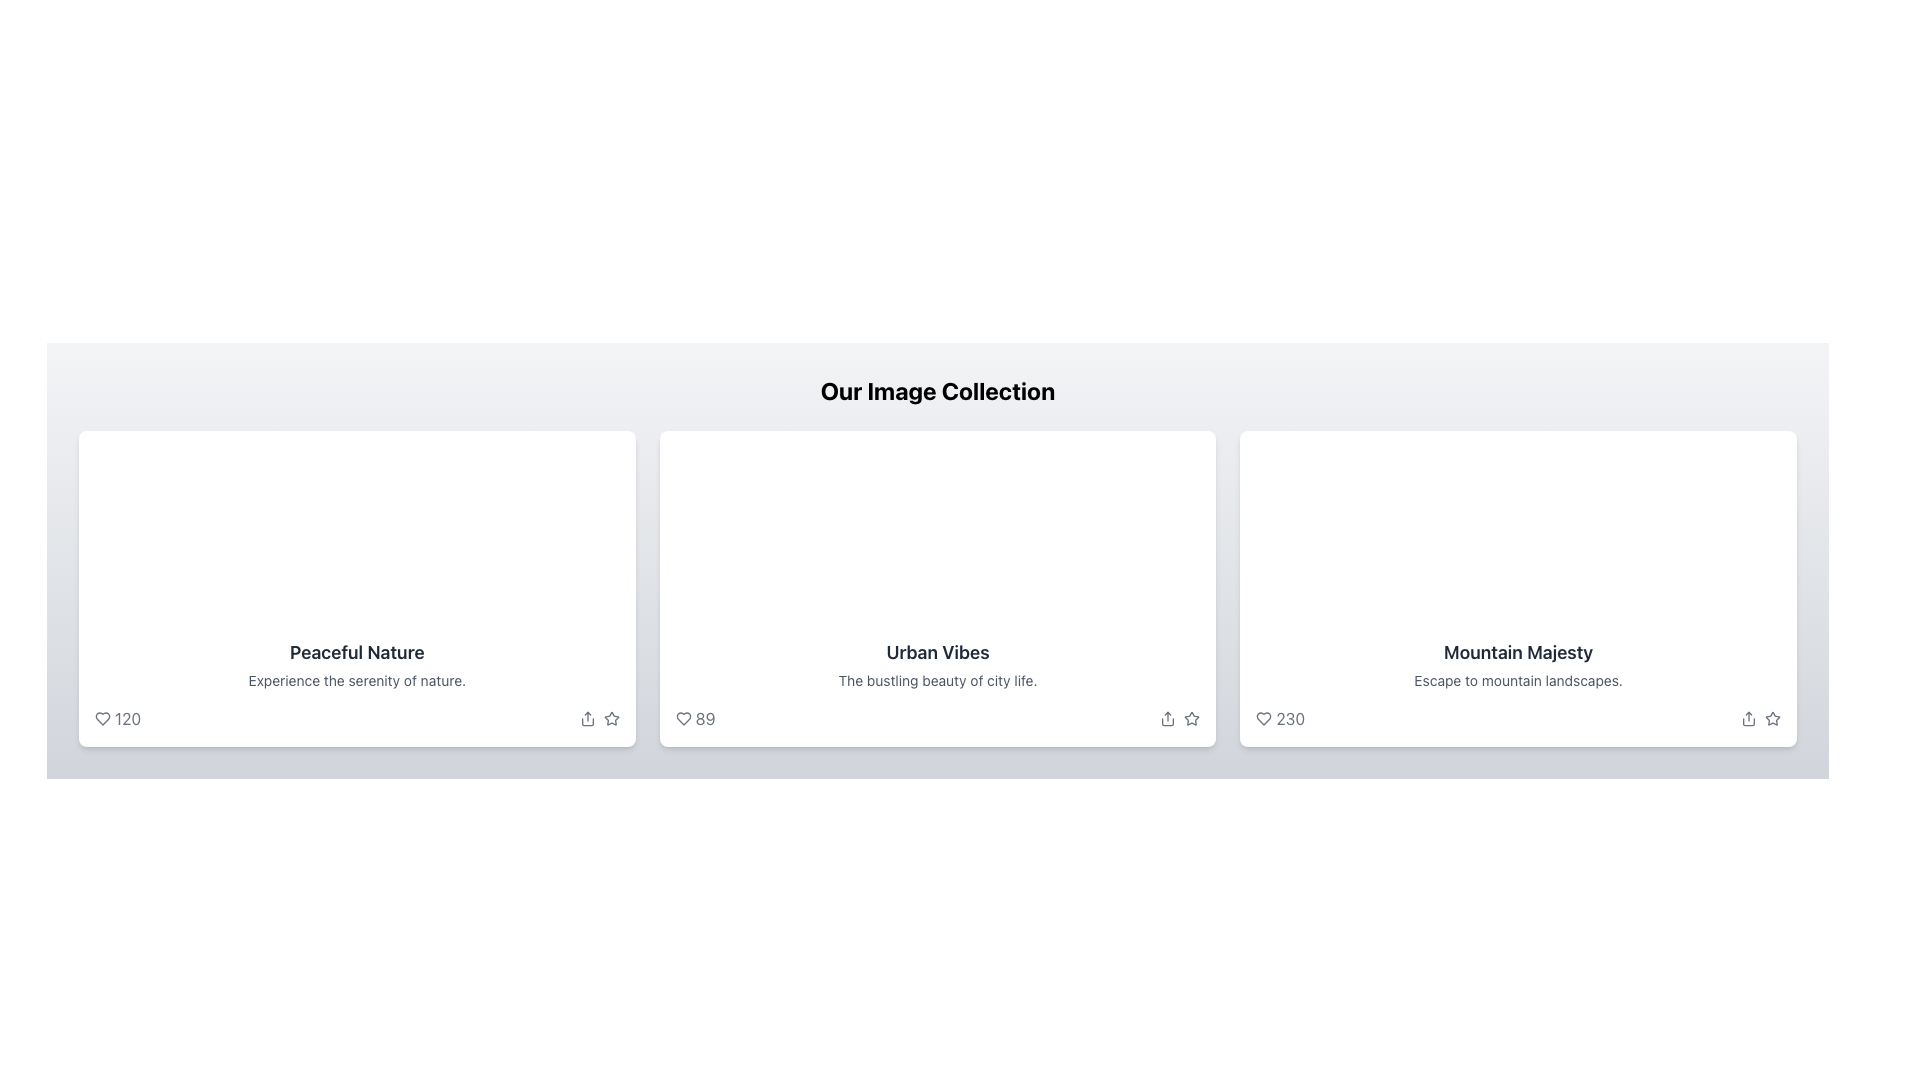  Describe the element at coordinates (1761, 717) in the screenshot. I see `the left icon of the Button Group located in the bottom-right corner of the 'Mountain Majesty' card` at that location.